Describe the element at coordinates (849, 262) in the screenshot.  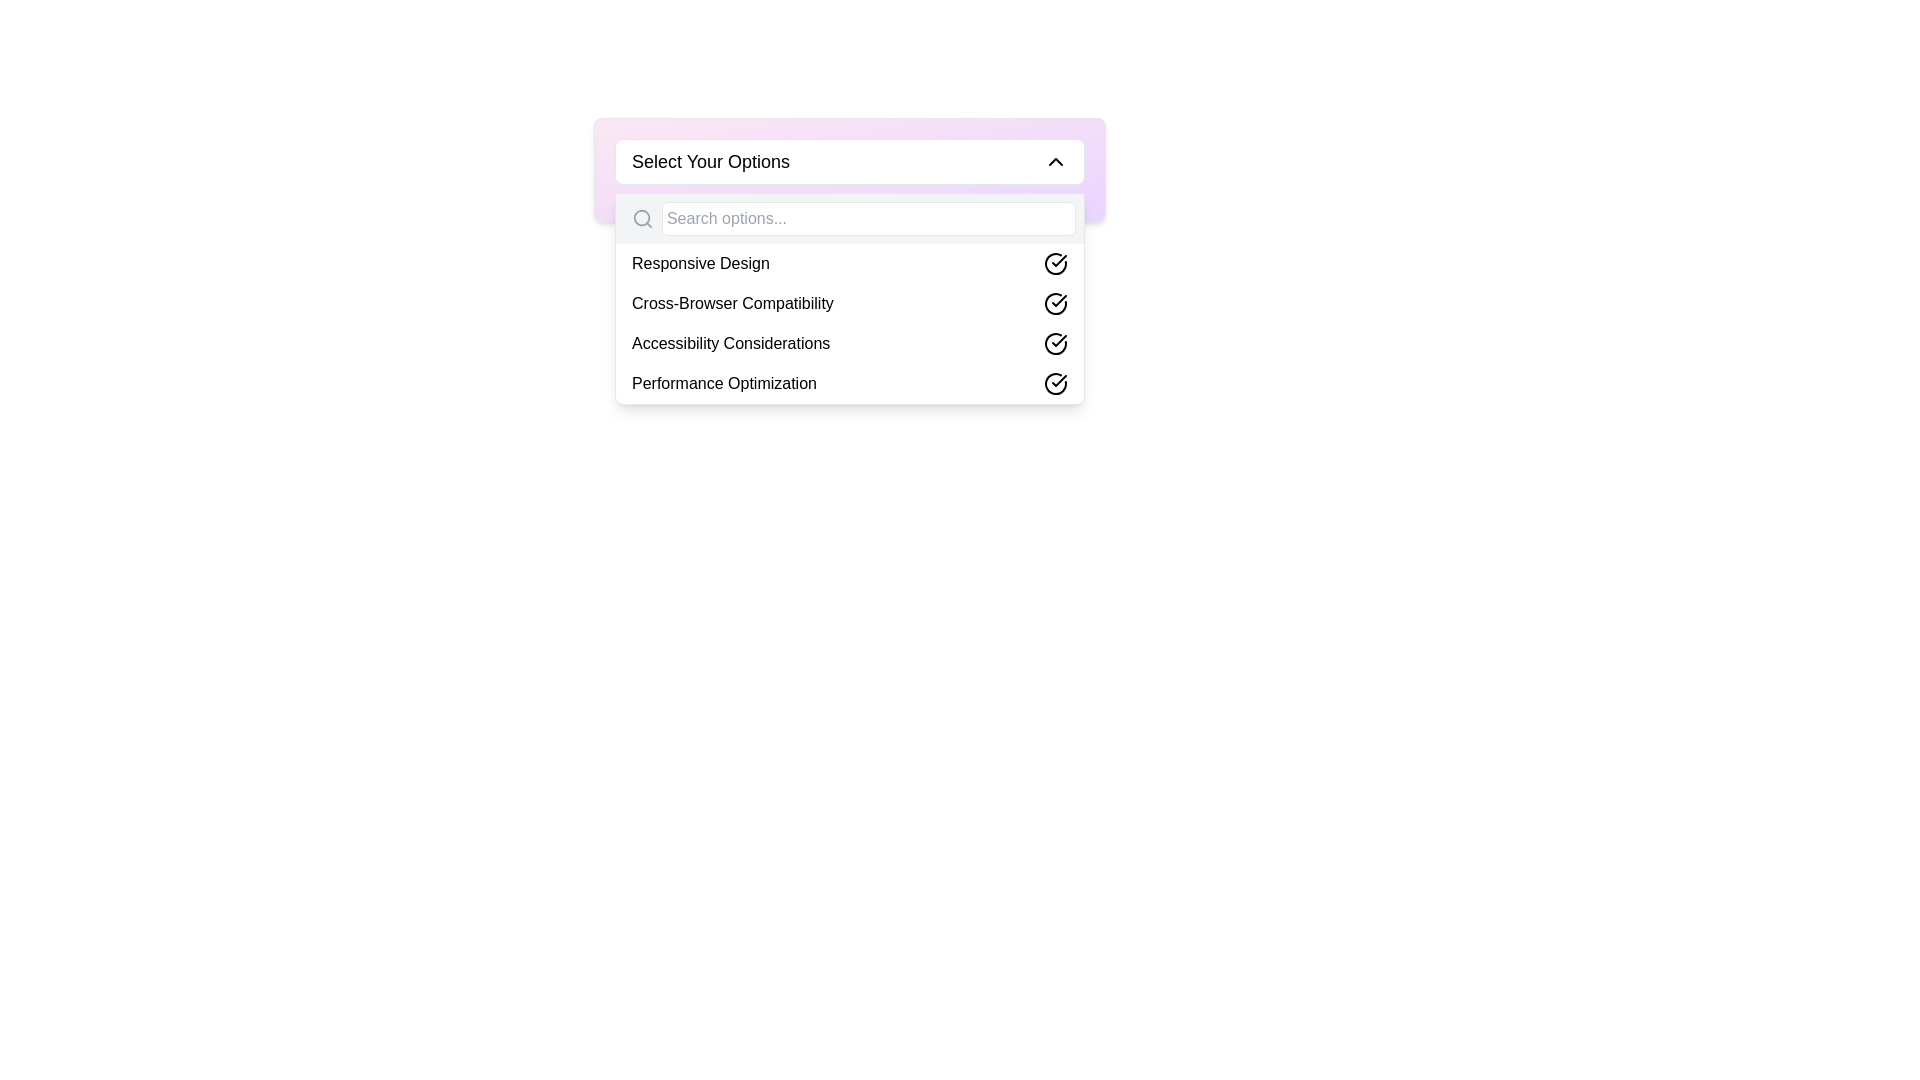
I see `the first selectable option in the list labeled 'Responsive Design'` at that location.